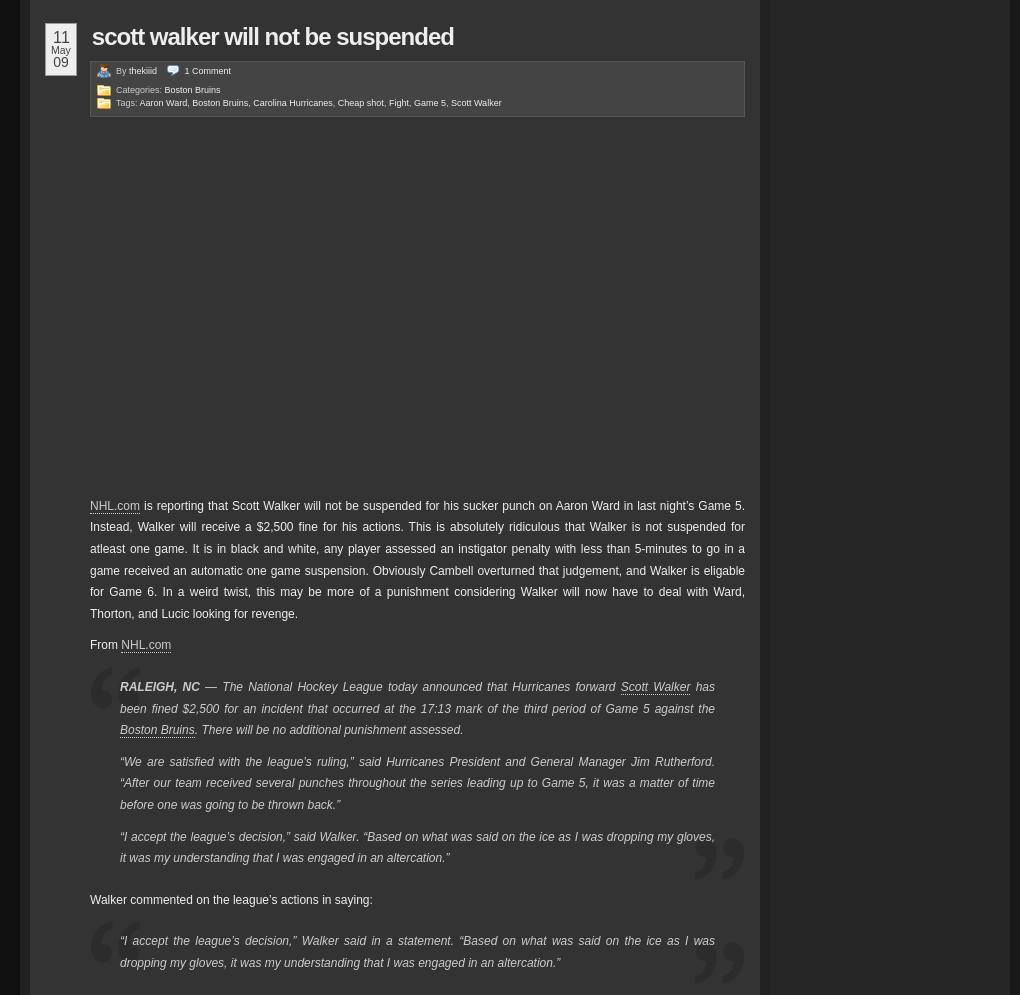  What do you see at coordinates (417, 782) in the screenshot?
I see `'“We are satisfied with the league’s ruling,” said Hurricanes President and General Manager Jim Rutherford. “After our team received several punches throughout the series leading up to Game 5, it was a matter of time before one was going to be thrown back.”'` at bounding box center [417, 782].